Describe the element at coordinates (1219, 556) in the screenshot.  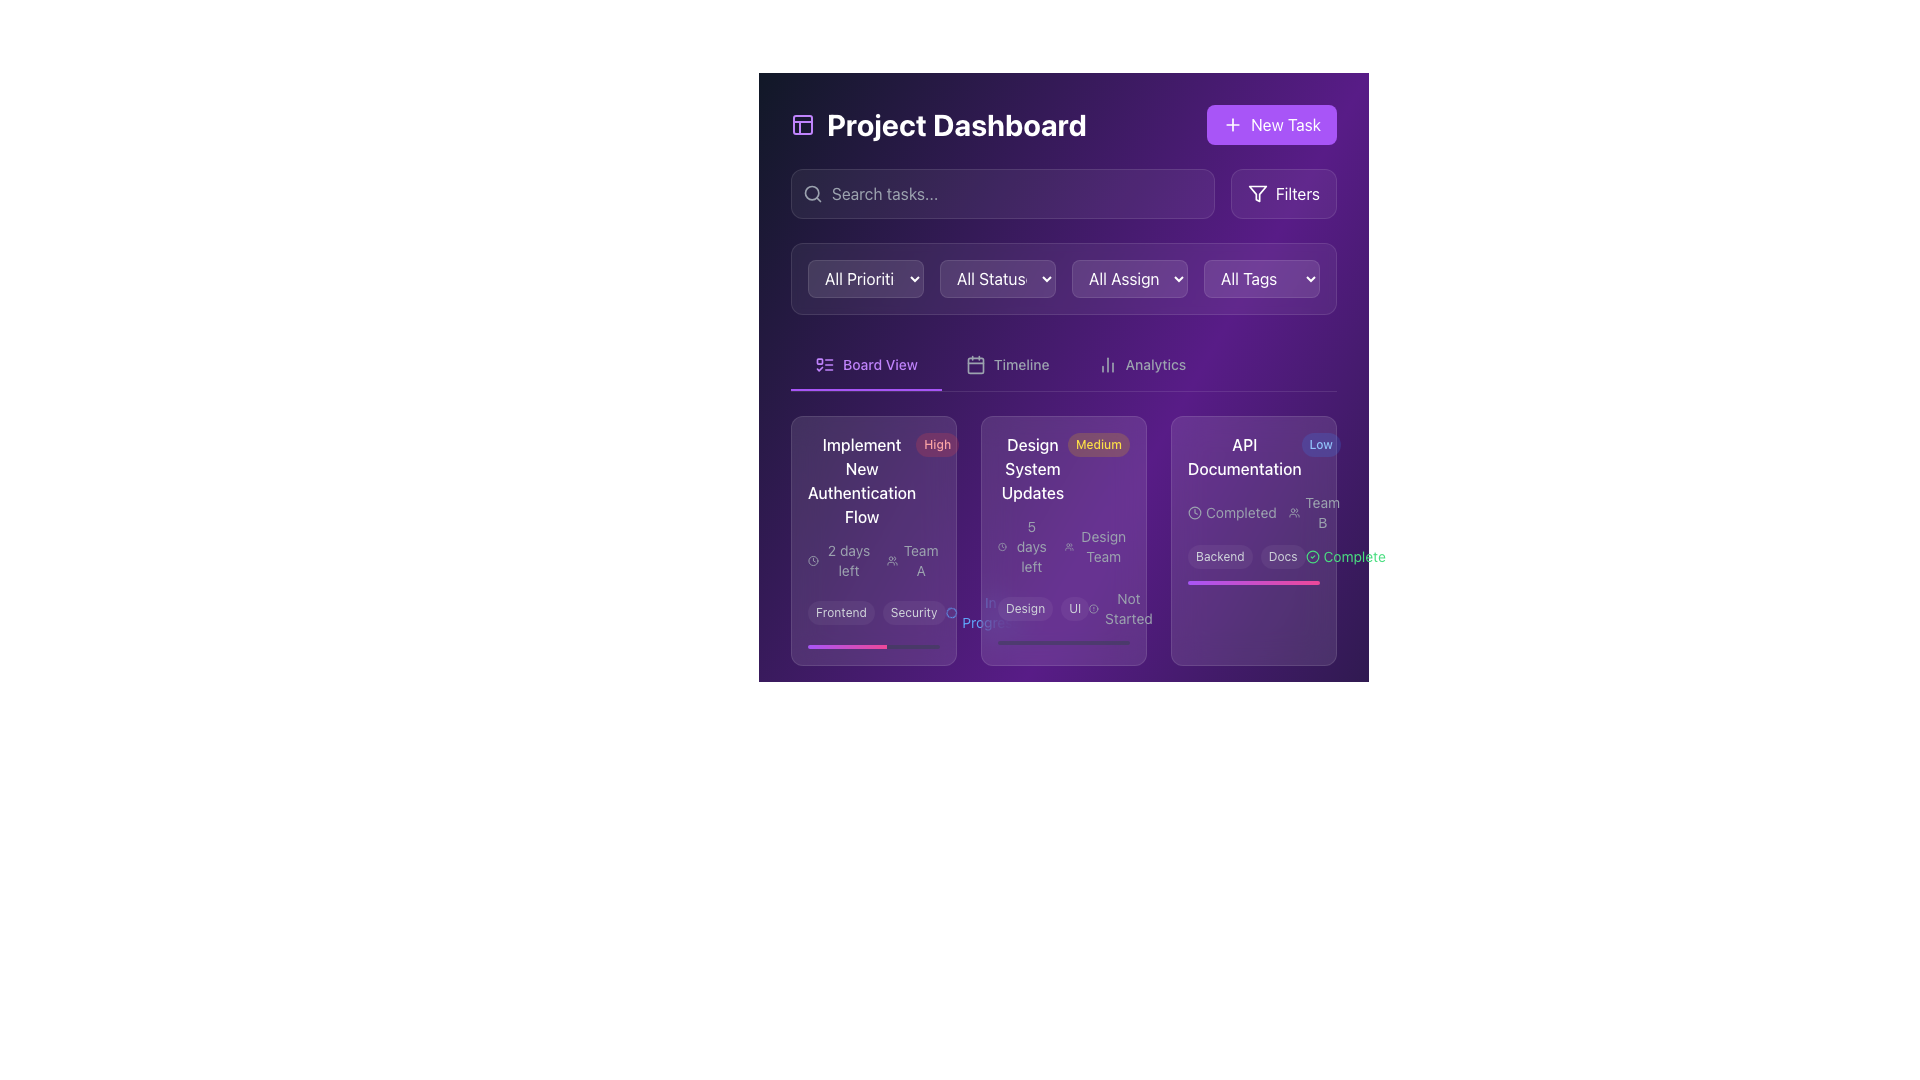
I see `the 'Backend' label, which is a small, rounded rectangle with light gray text on a semi-transparent purplish background, located at the bottom section of the 'API Documentation' card and positioned to the left of the 'Docs' label` at that location.